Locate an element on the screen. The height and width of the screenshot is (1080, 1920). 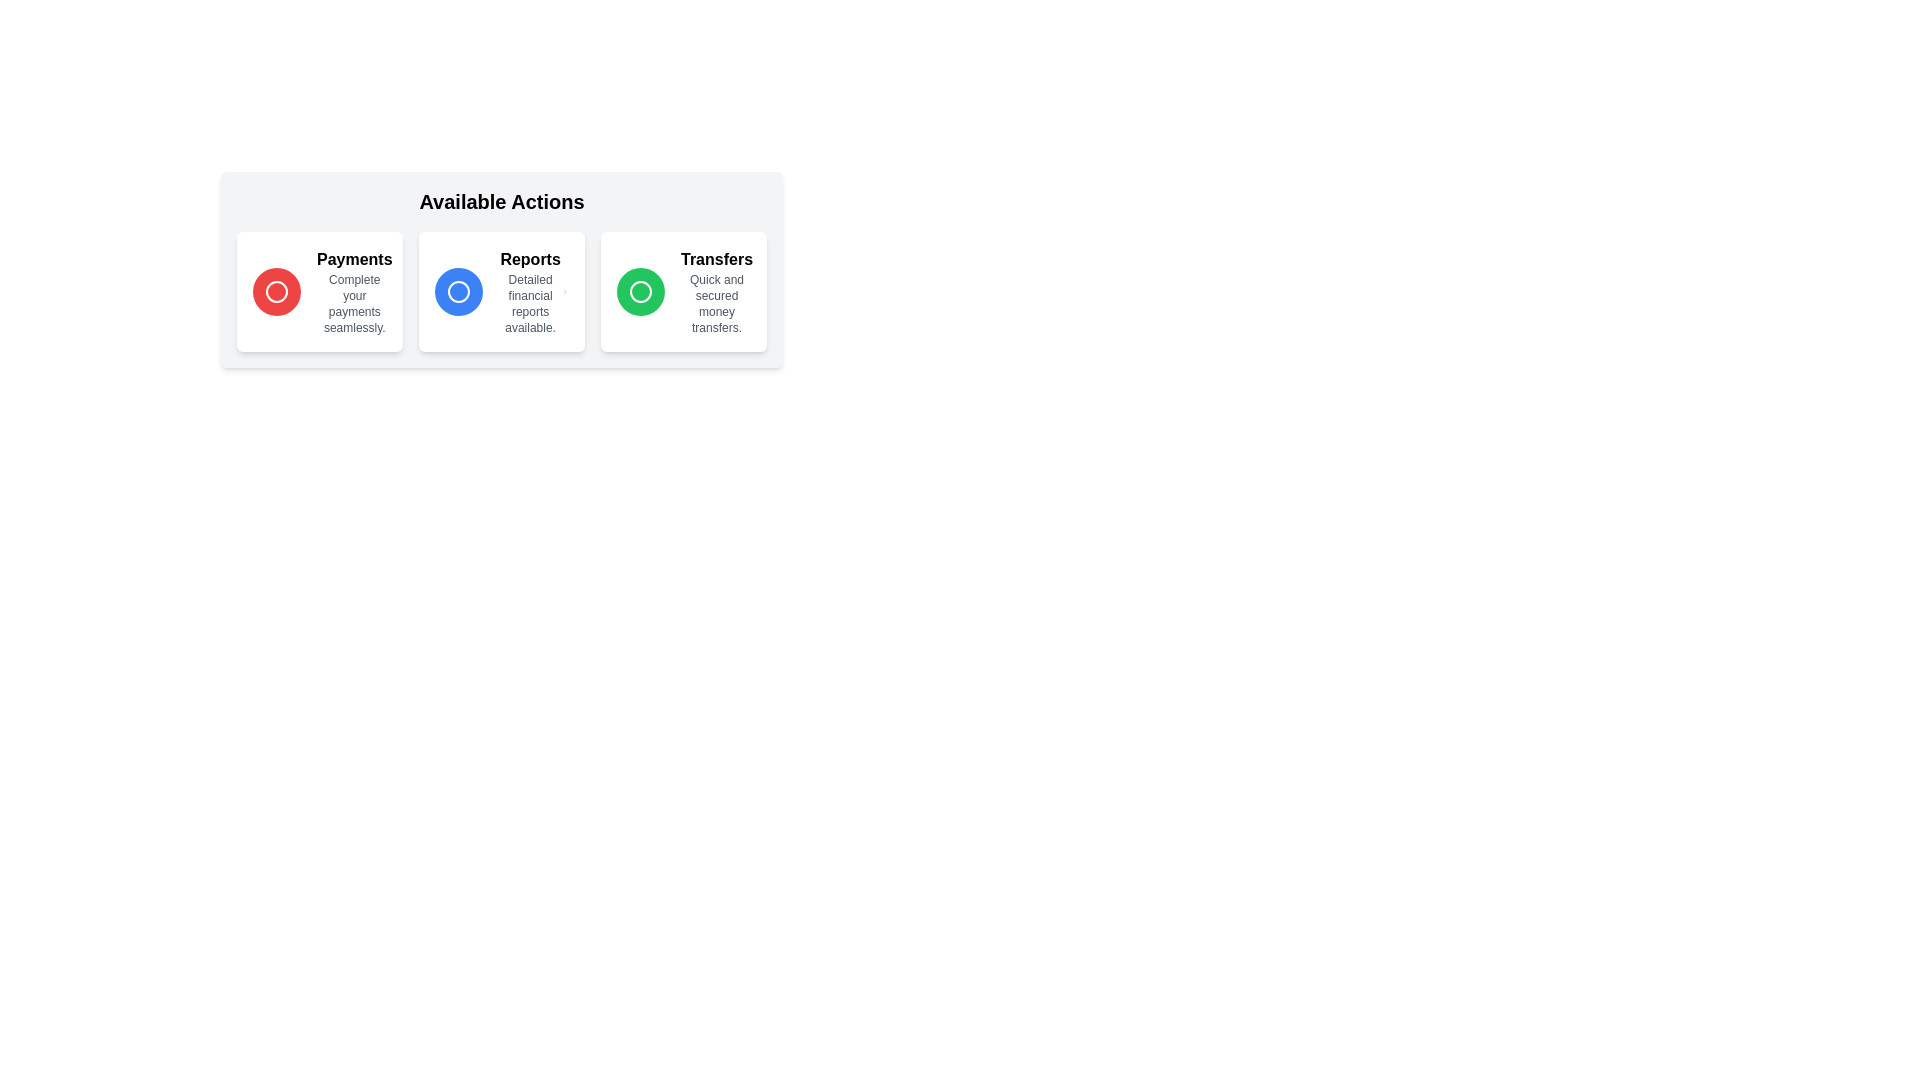
the text block that provides contextual details about the 'Reports' section, located in the middle panel below the 'Reports' heading and above a circular blue icon is located at coordinates (530, 304).